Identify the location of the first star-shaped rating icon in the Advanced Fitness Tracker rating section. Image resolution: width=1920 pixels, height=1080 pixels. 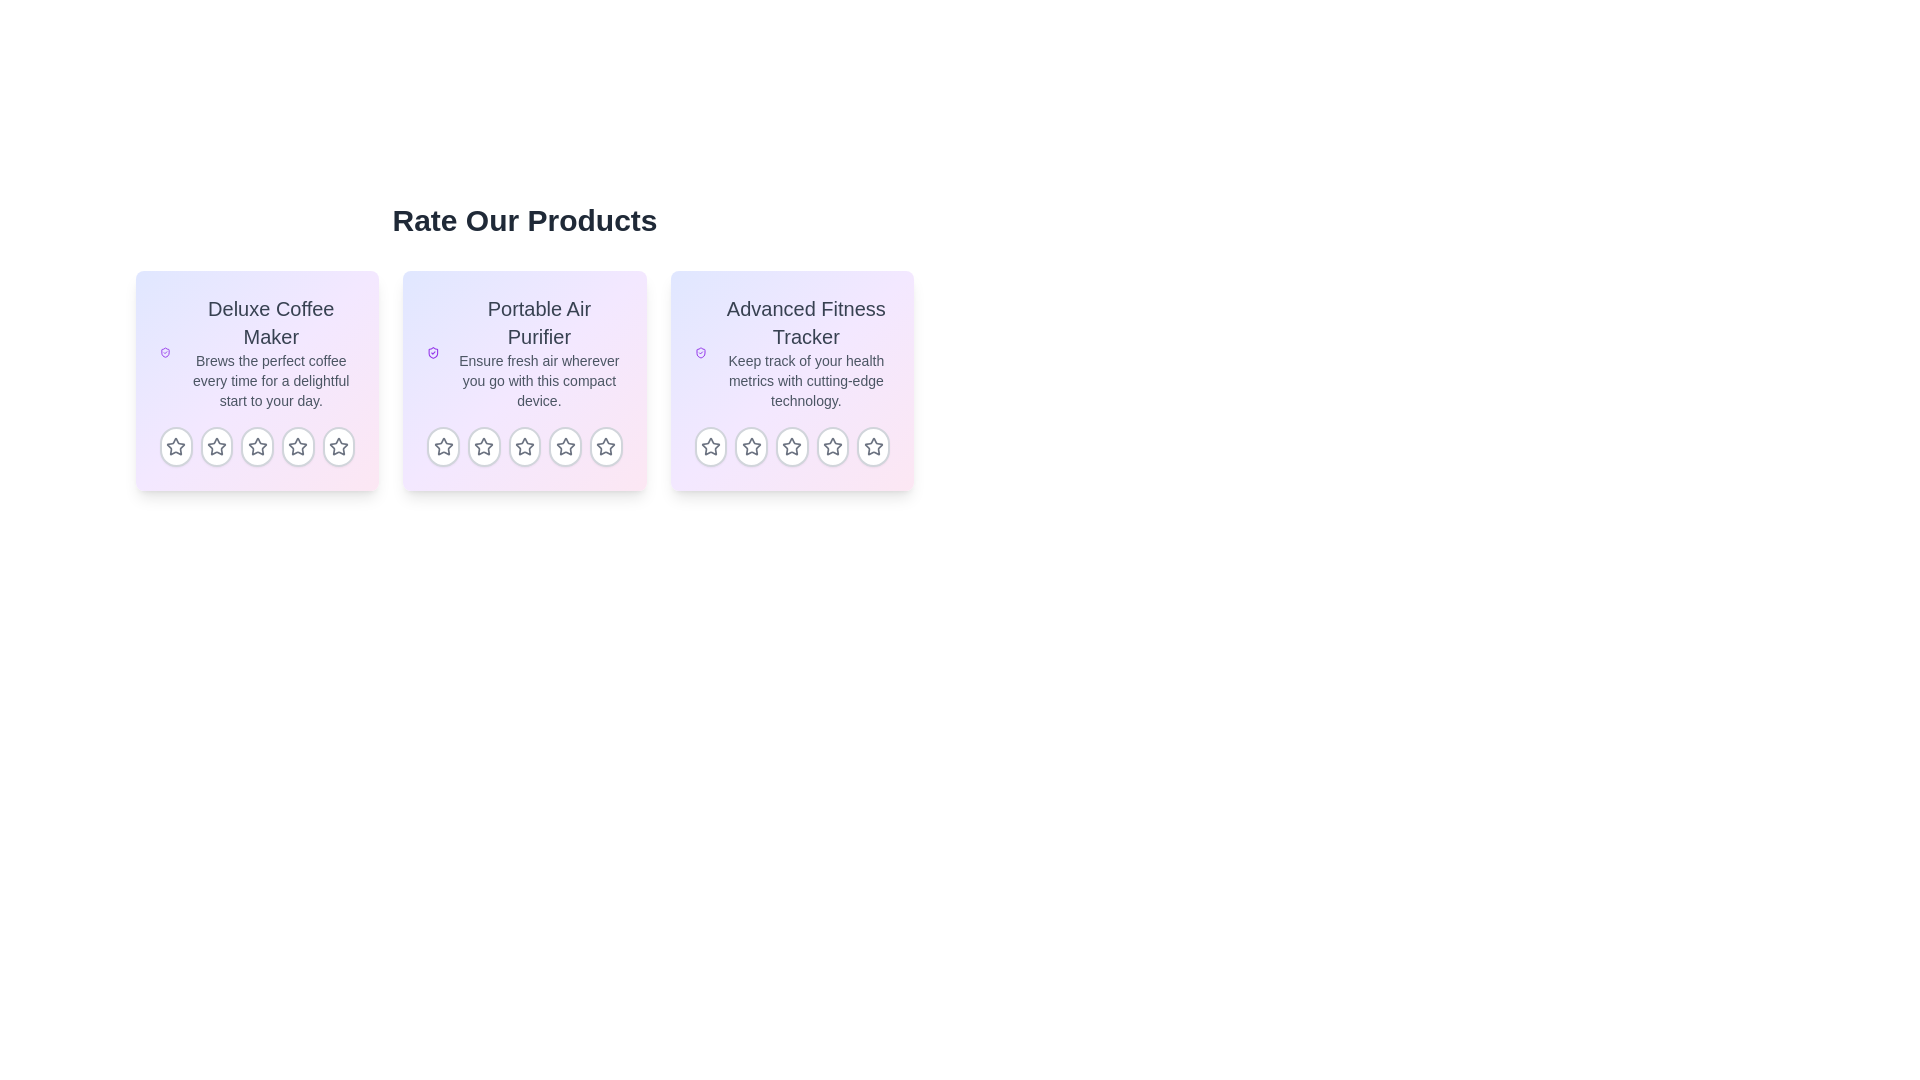
(710, 446).